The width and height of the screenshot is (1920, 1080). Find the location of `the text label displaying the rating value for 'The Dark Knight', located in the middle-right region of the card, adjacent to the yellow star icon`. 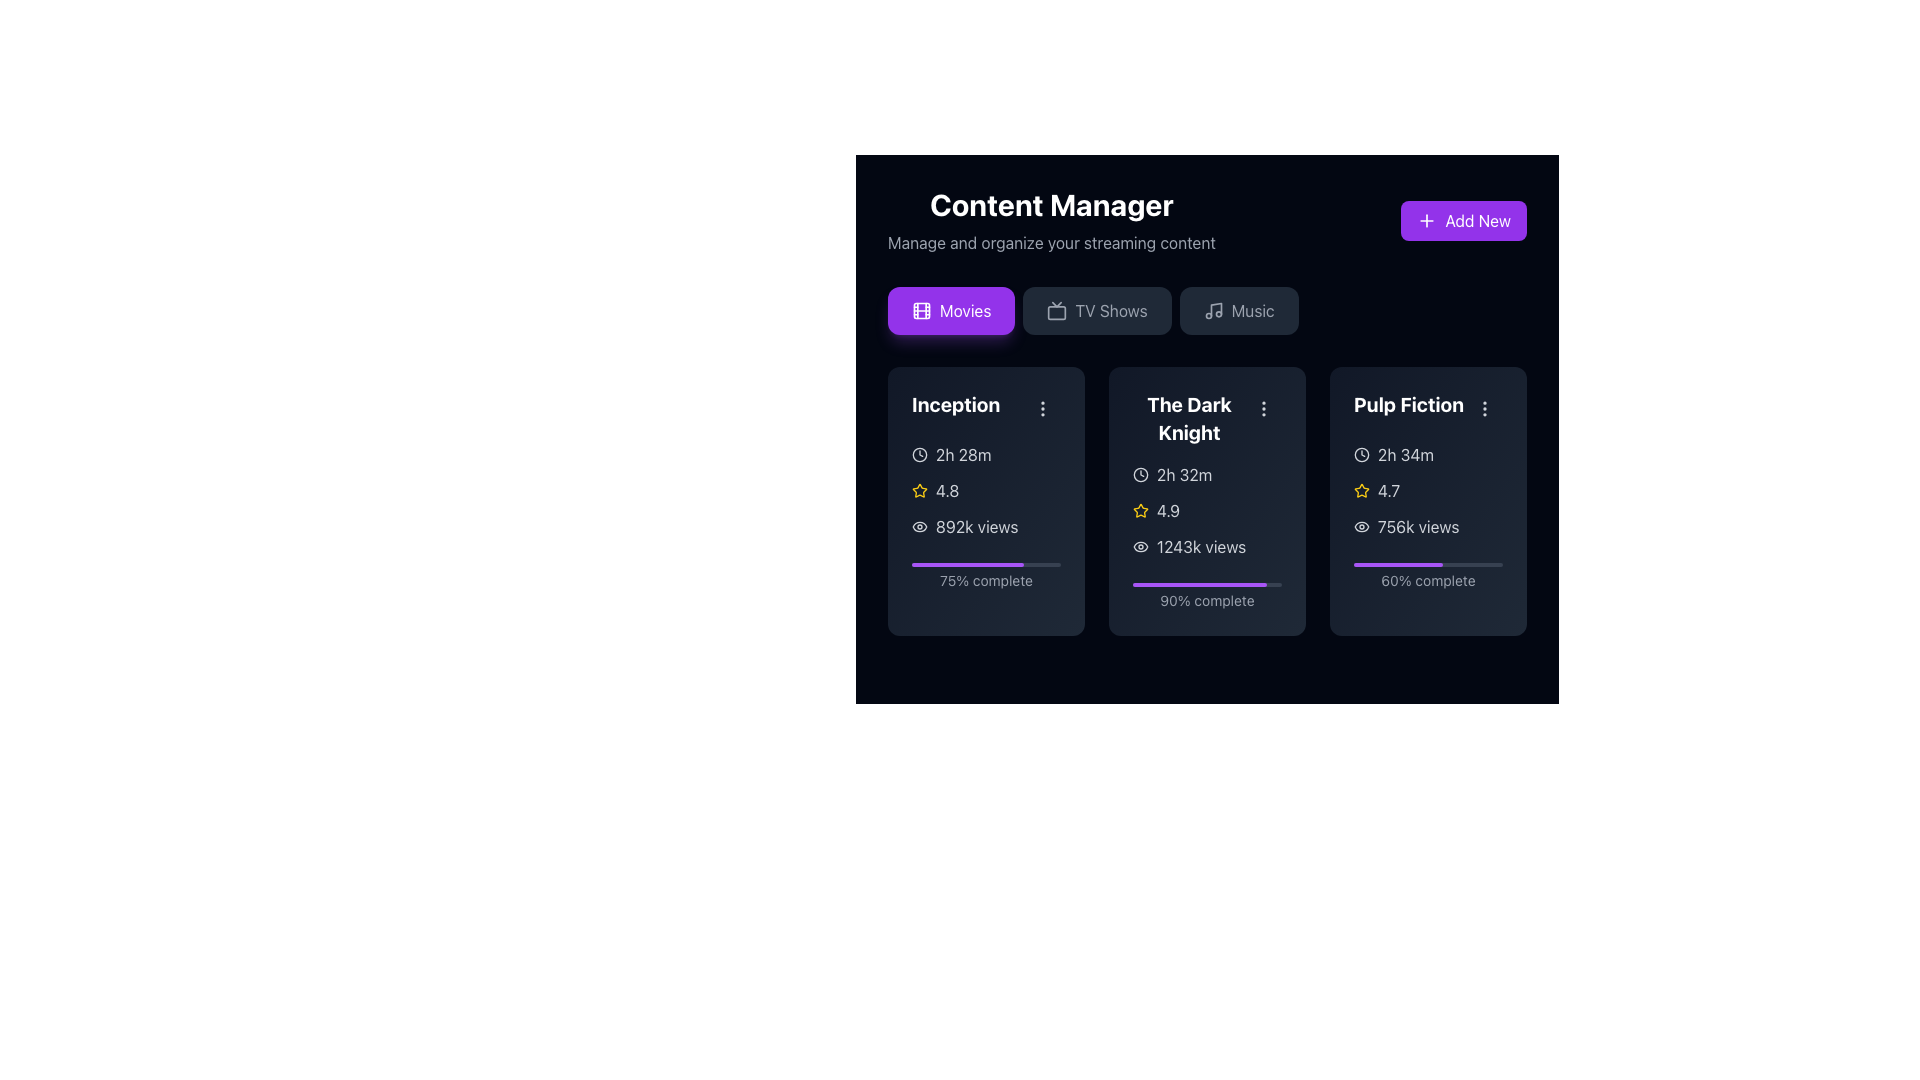

the text label displaying the rating value for 'The Dark Knight', located in the middle-right region of the card, adjacent to the yellow star icon is located at coordinates (1168, 509).